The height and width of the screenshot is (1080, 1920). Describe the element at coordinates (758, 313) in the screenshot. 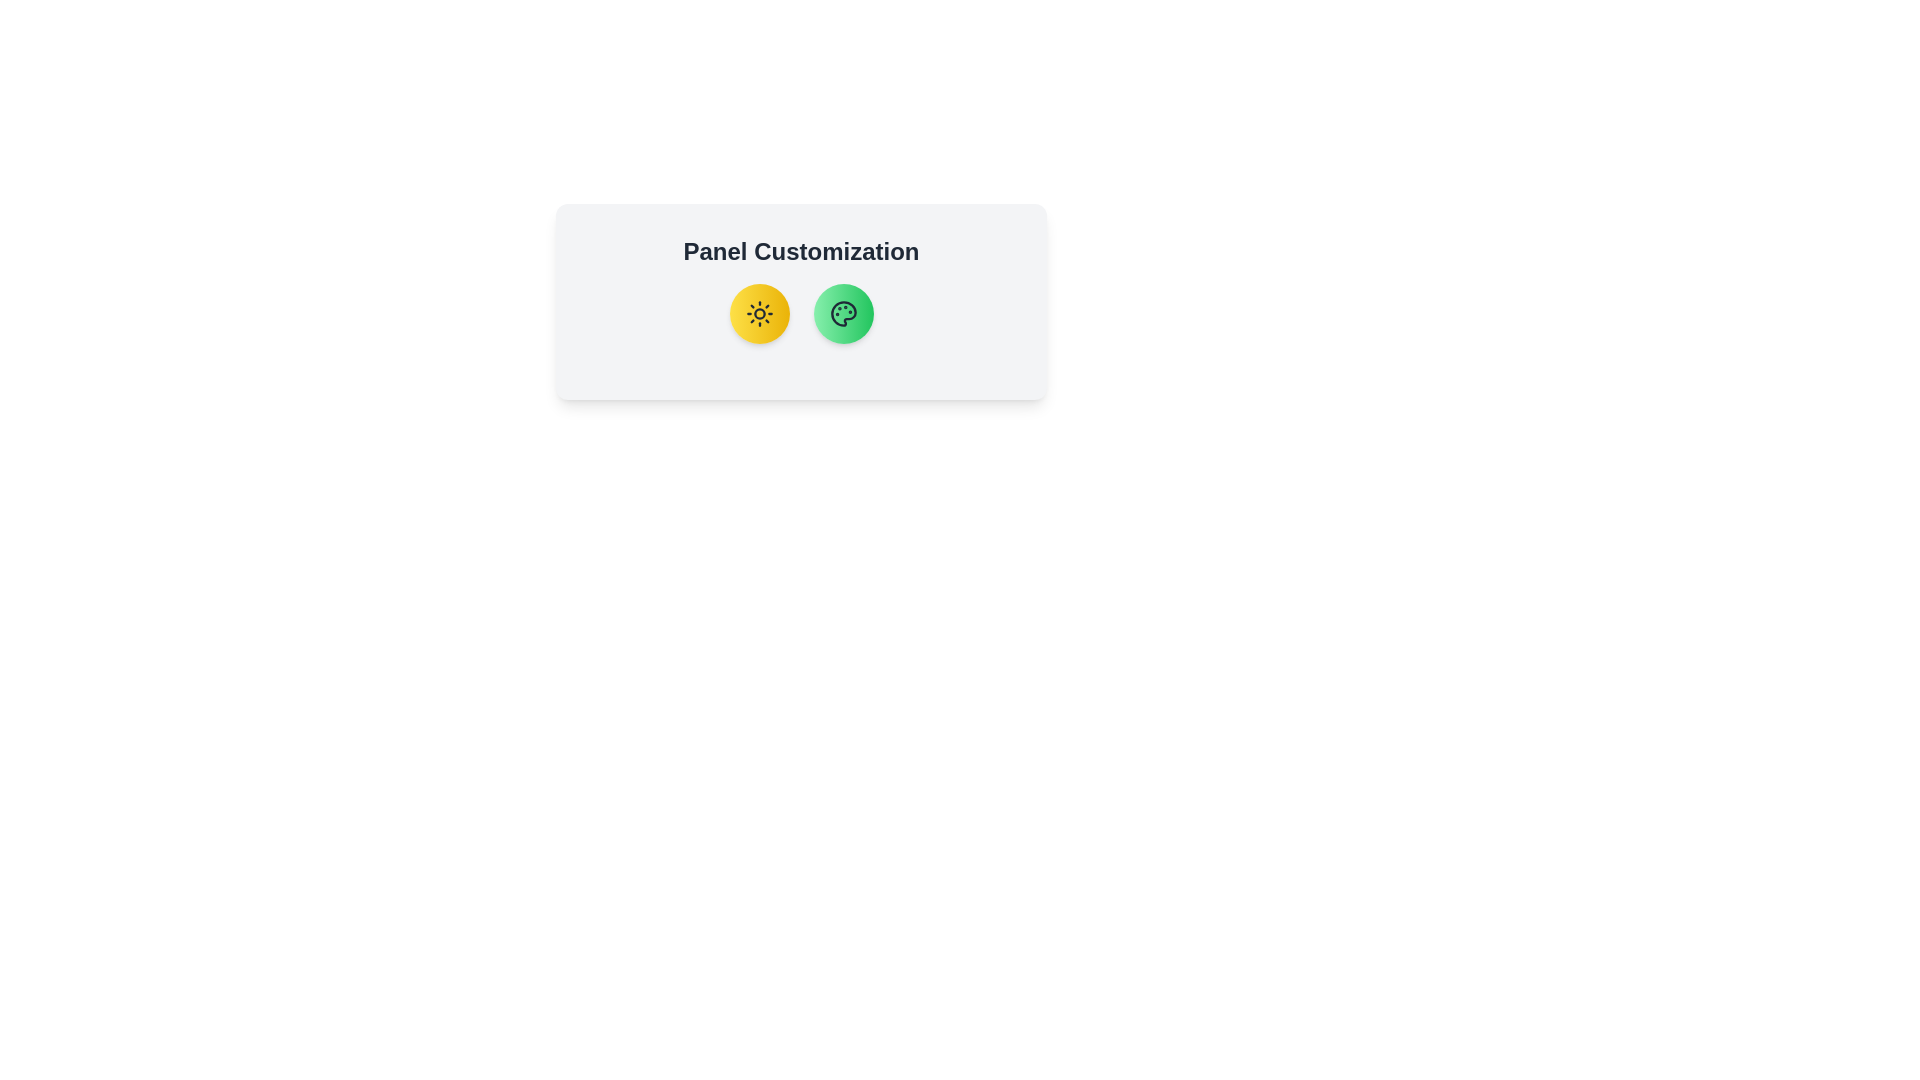

I see `the first button in the row under the 'Panel Customization' heading` at that location.